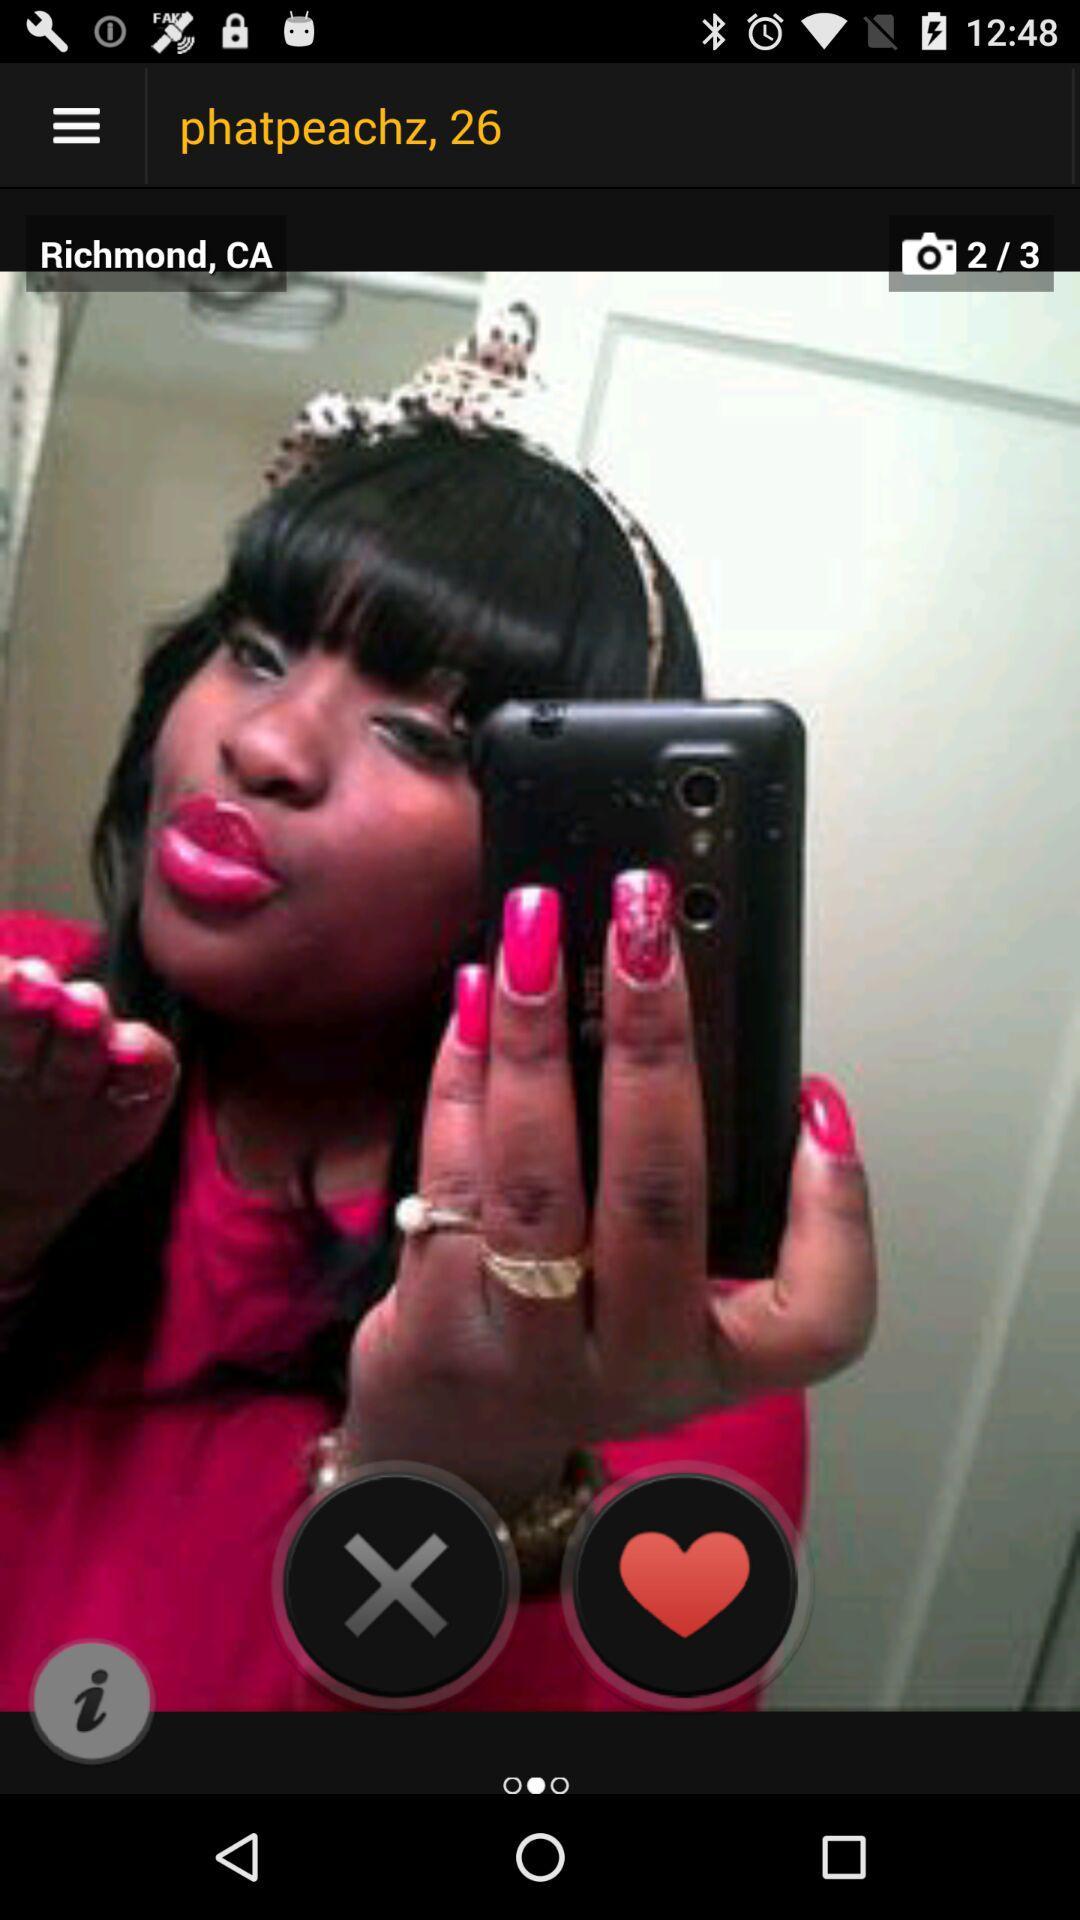 Image resolution: width=1080 pixels, height=1920 pixels. I want to click on app below richmond, ca icon, so click(91, 1701).